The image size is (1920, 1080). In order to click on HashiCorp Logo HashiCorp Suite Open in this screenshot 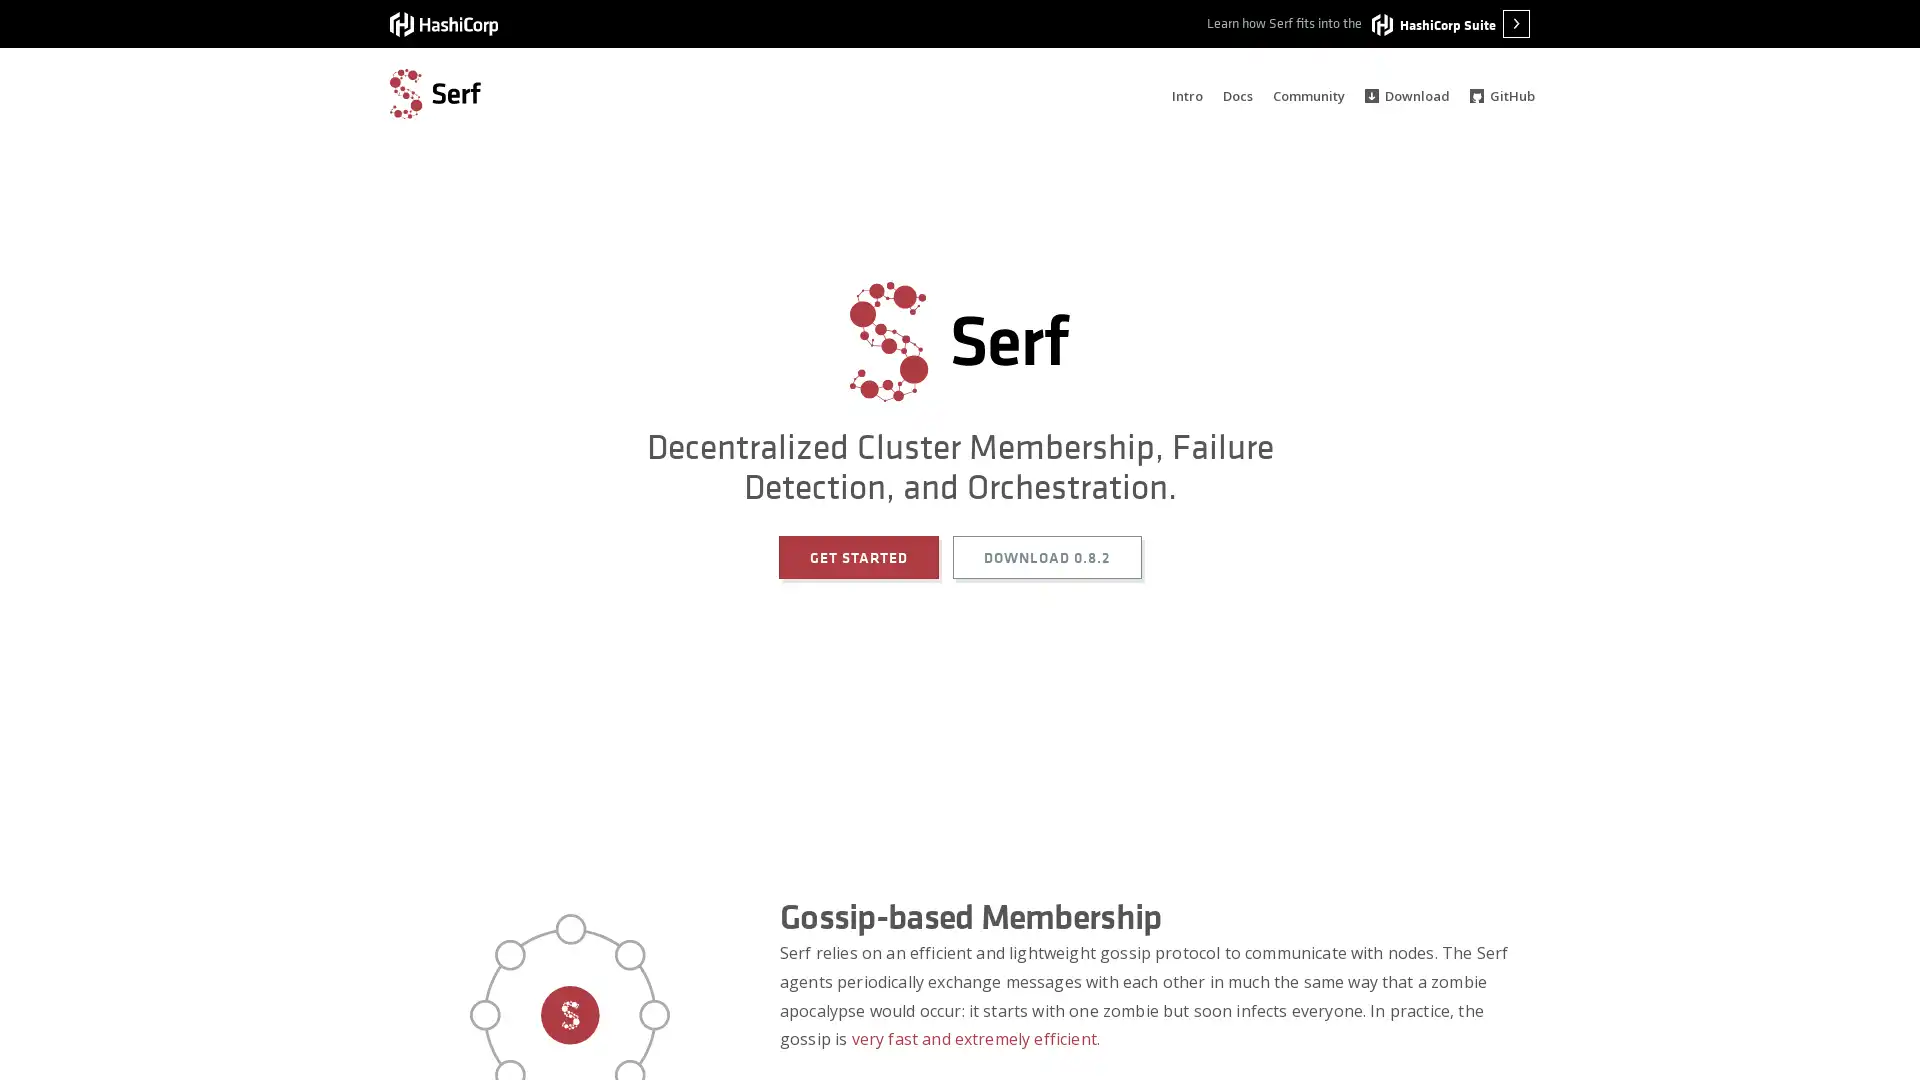, I will do `click(1450, 23)`.